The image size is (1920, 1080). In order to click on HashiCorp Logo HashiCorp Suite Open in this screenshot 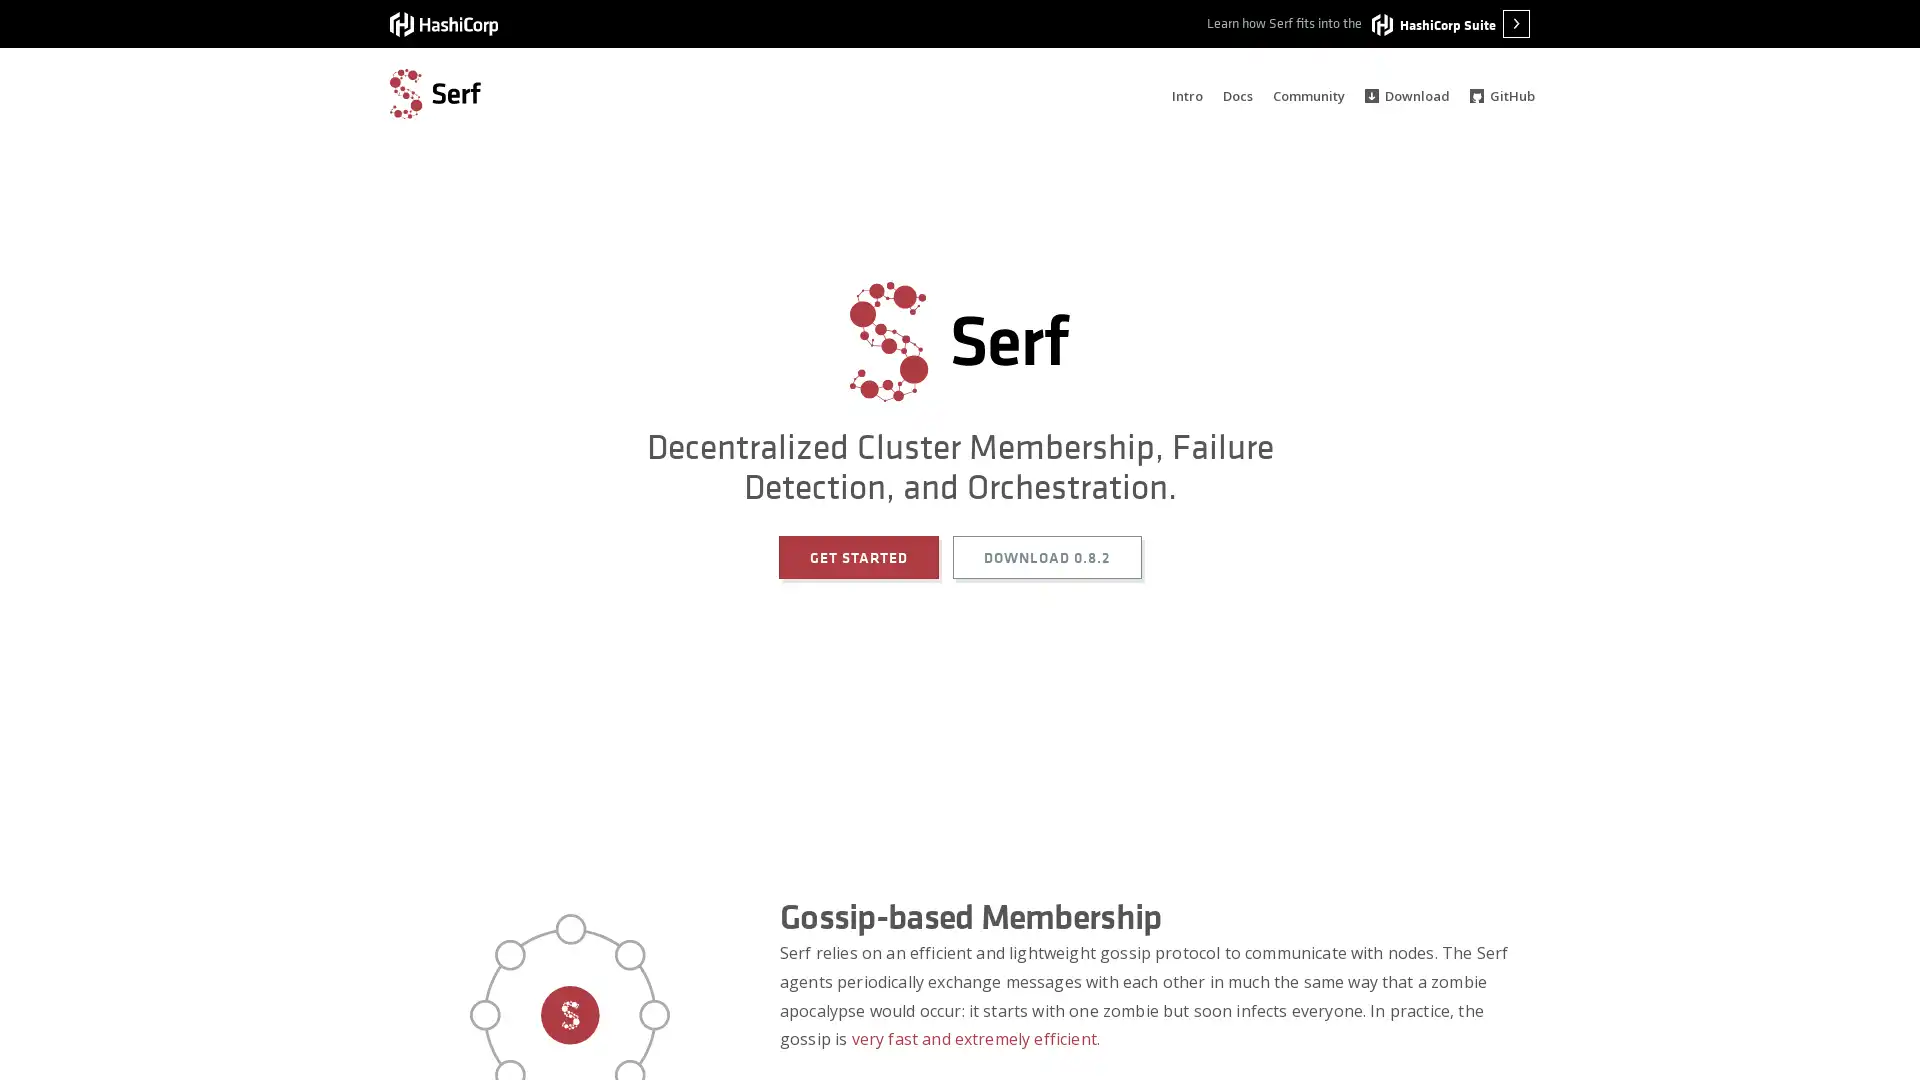, I will do `click(1450, 23)`.